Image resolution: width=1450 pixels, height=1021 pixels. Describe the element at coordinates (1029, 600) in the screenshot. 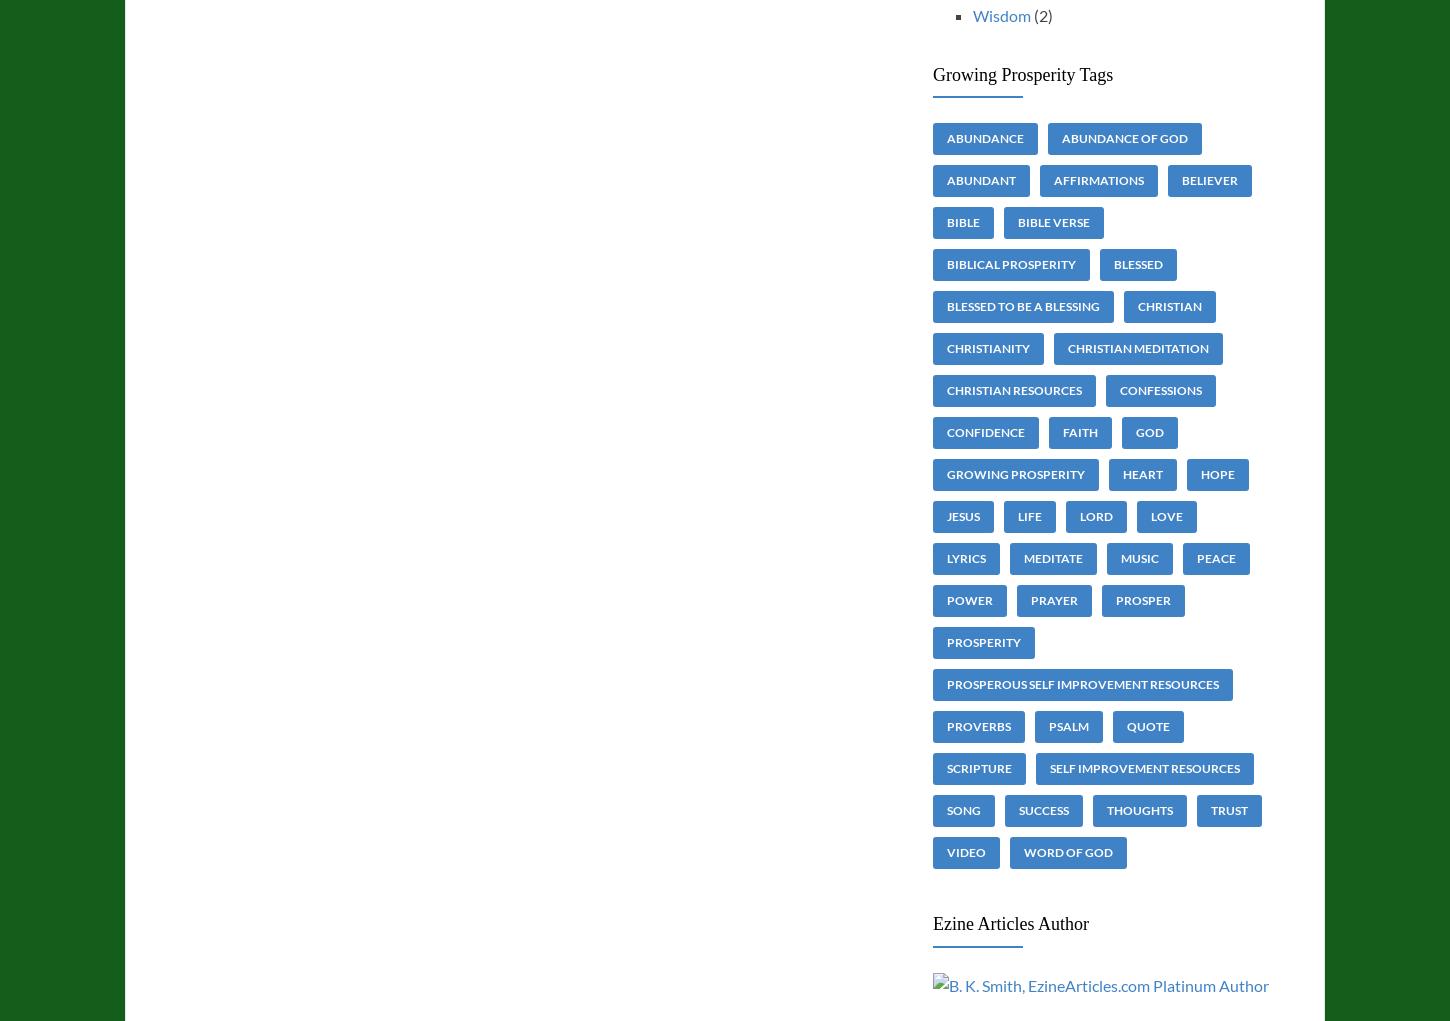

I see `'prayer'` at that location.